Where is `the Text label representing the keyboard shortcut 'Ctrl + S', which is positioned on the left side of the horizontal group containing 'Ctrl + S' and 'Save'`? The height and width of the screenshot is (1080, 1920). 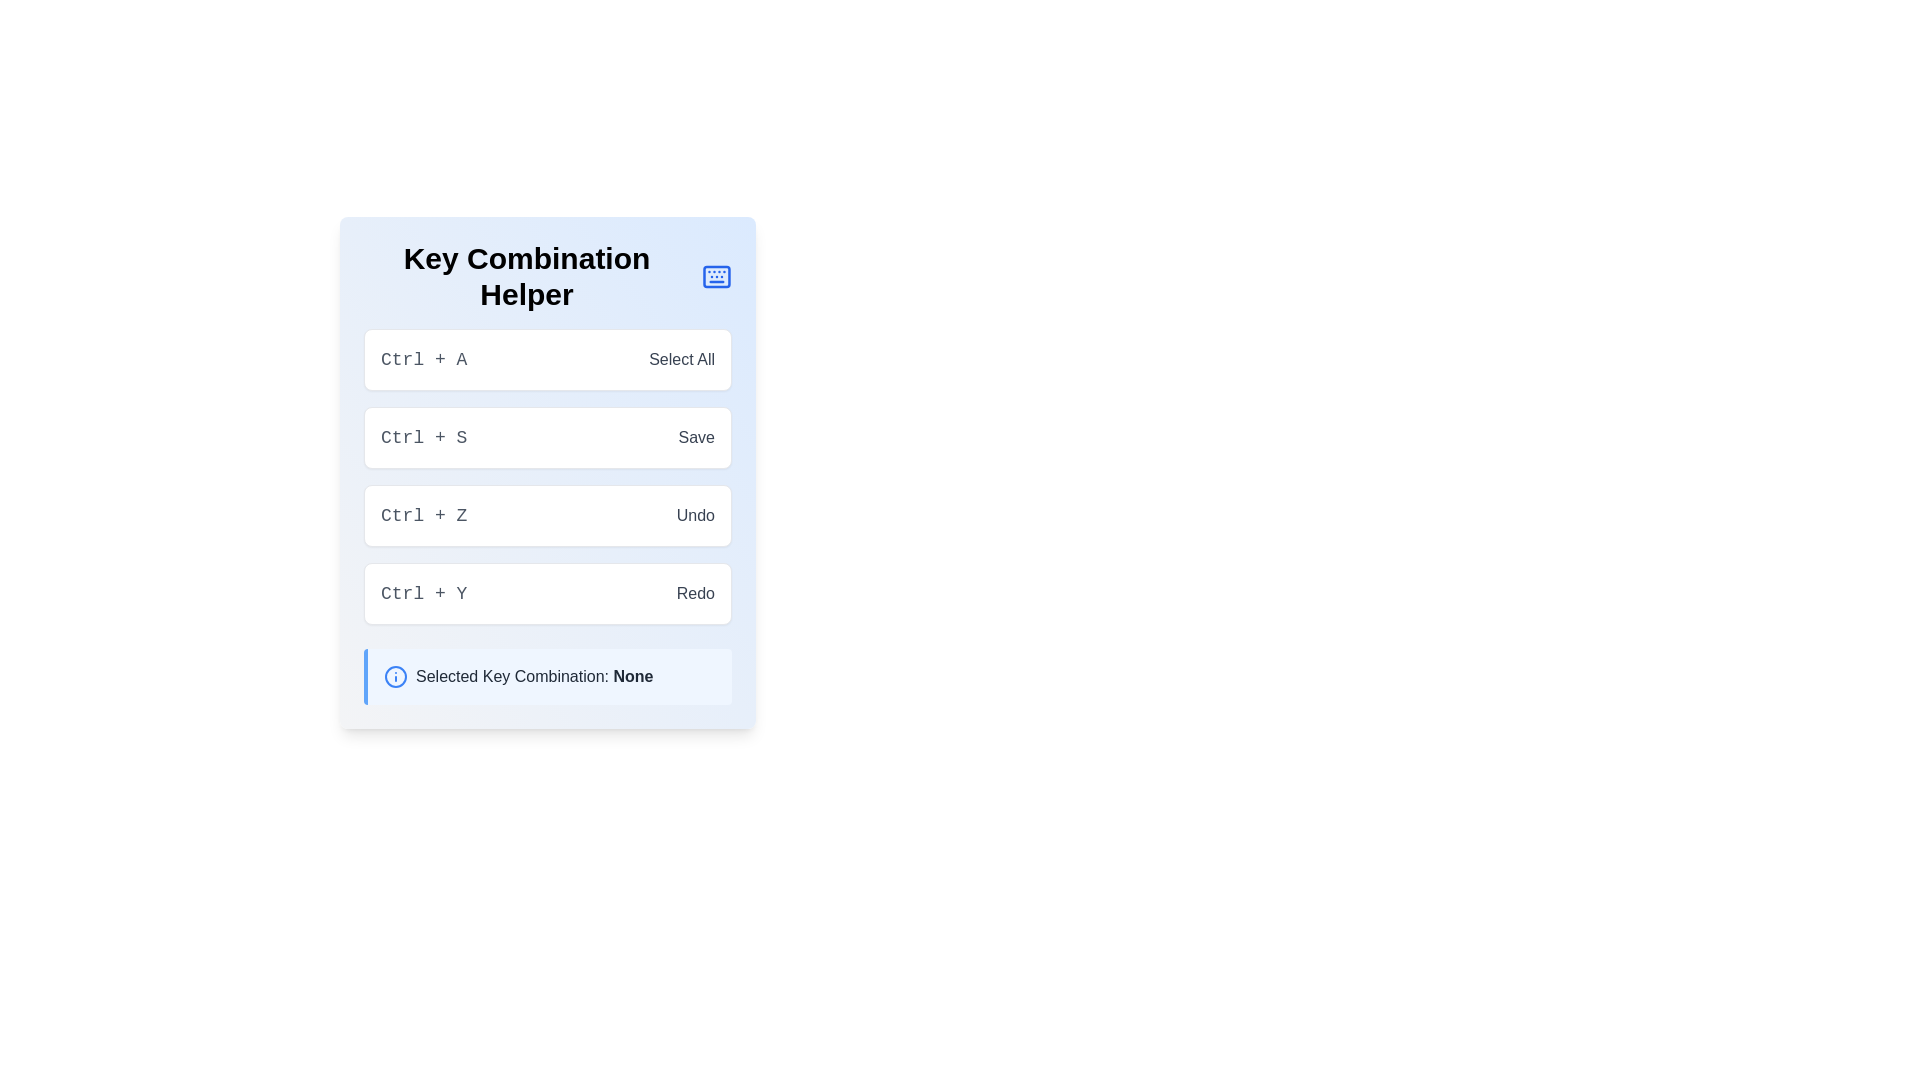 the Text label representing the keyboard shortcut 'Ctrl + S', which is positioned on the left side of the horizontal group containing 'Ctrl + S' and 'Save' is located at coordinates (423, 437).